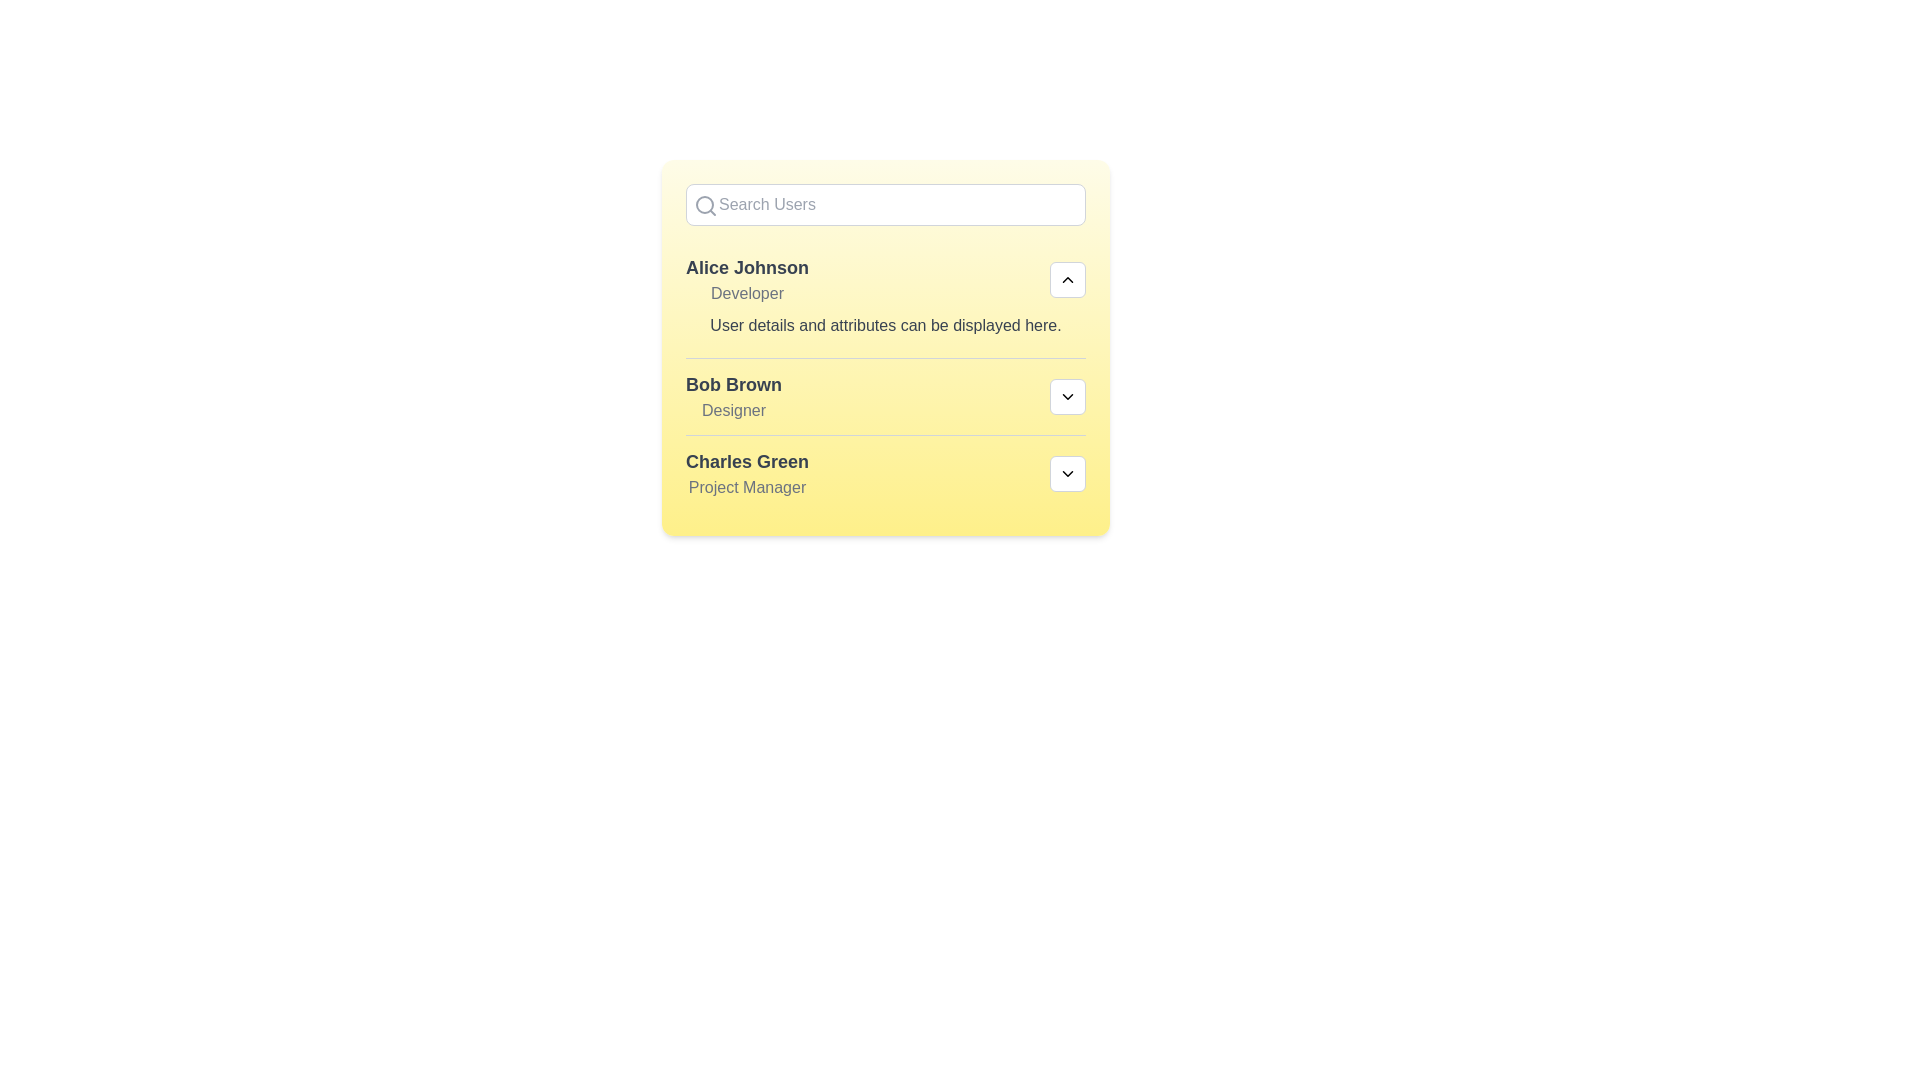 Image resolution: width=1920 pixels, height=1080 pixels. Describe the element at coordinates (885, 204) in the screenshot. I see `the search input field and type 'Charles'` at that location.